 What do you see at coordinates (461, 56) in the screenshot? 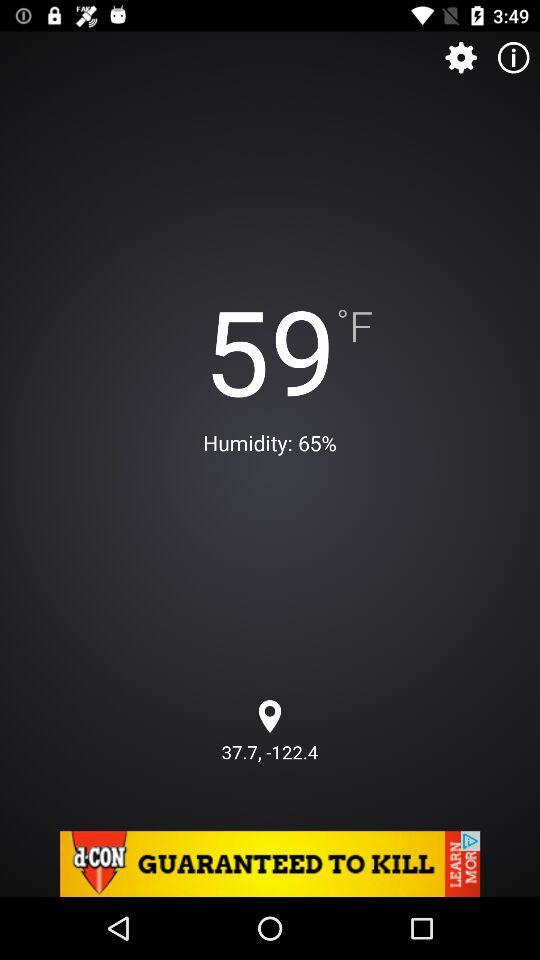
I see `the settings icon` at bounding box center [461, 56].